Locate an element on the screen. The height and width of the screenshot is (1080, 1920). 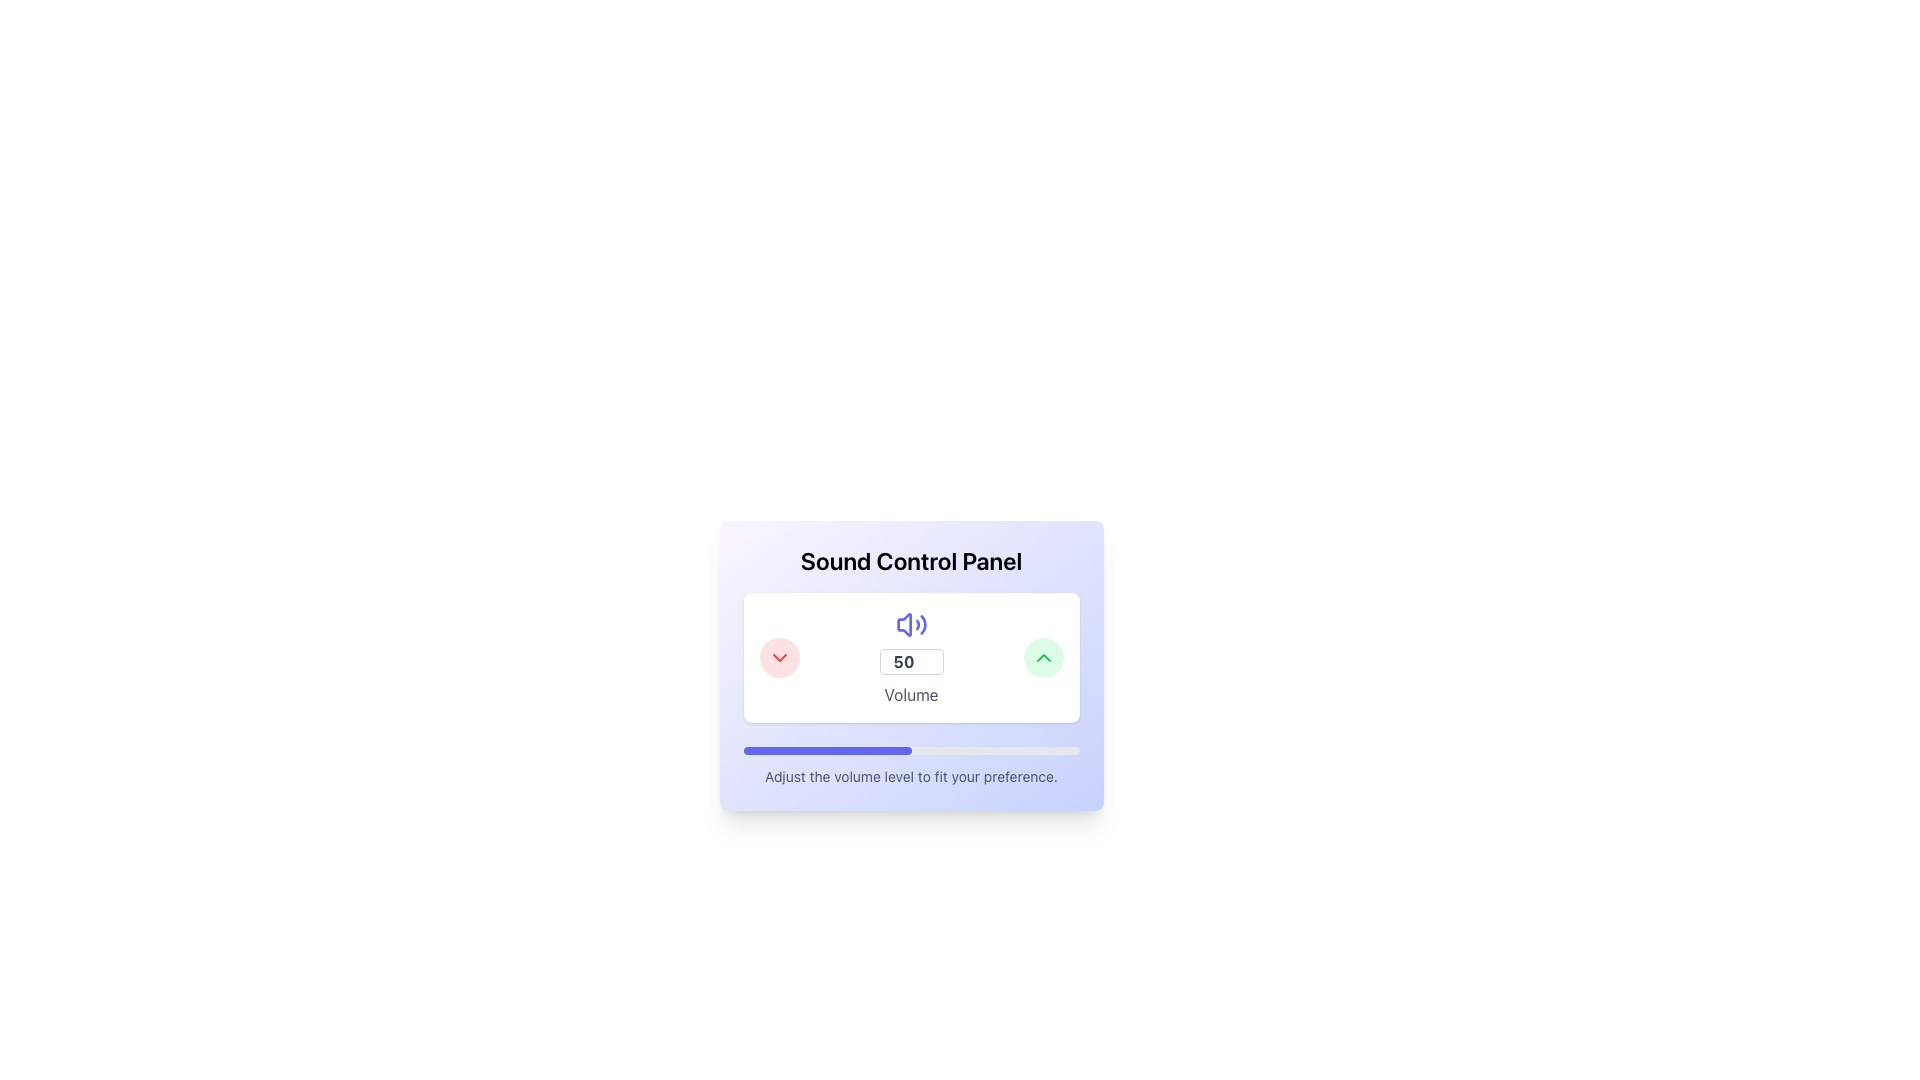
the volume is located at coordinates (767, 751).